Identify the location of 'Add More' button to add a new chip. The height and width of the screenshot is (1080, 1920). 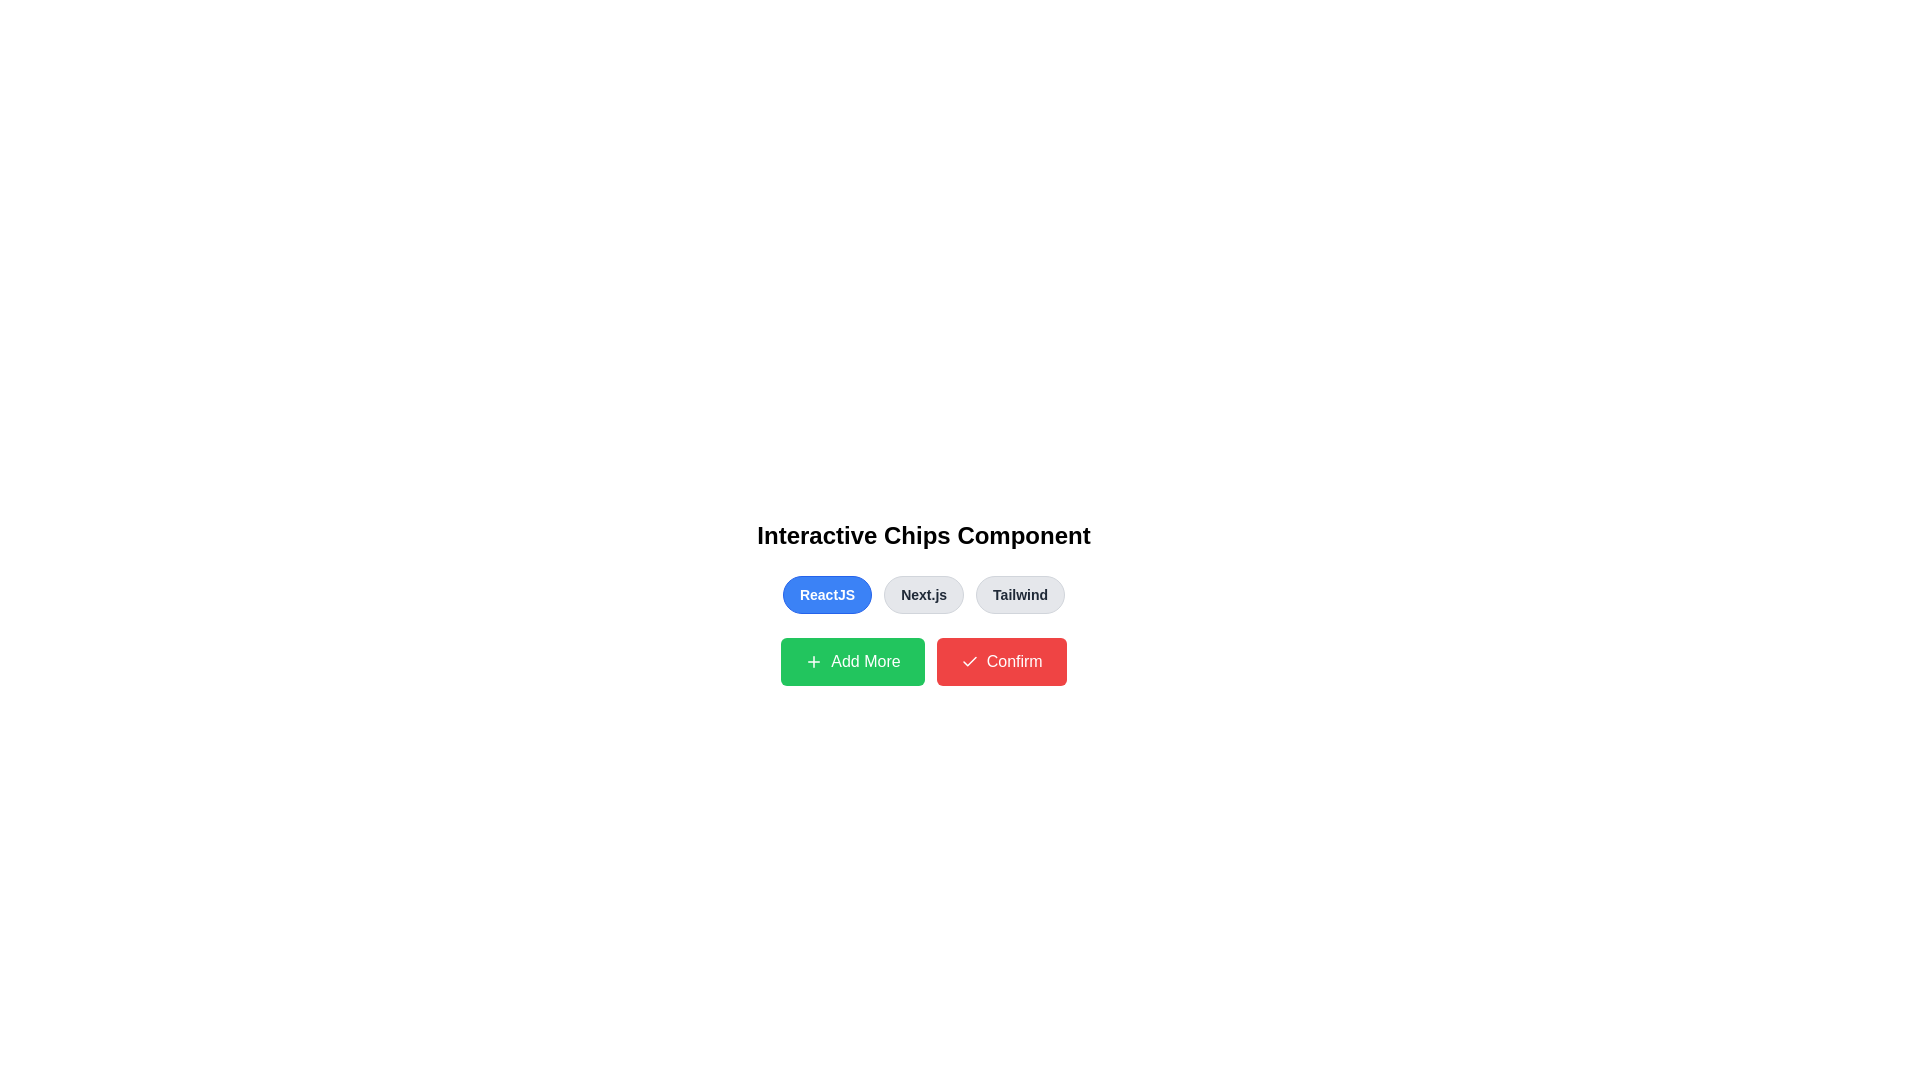
(853, 662).